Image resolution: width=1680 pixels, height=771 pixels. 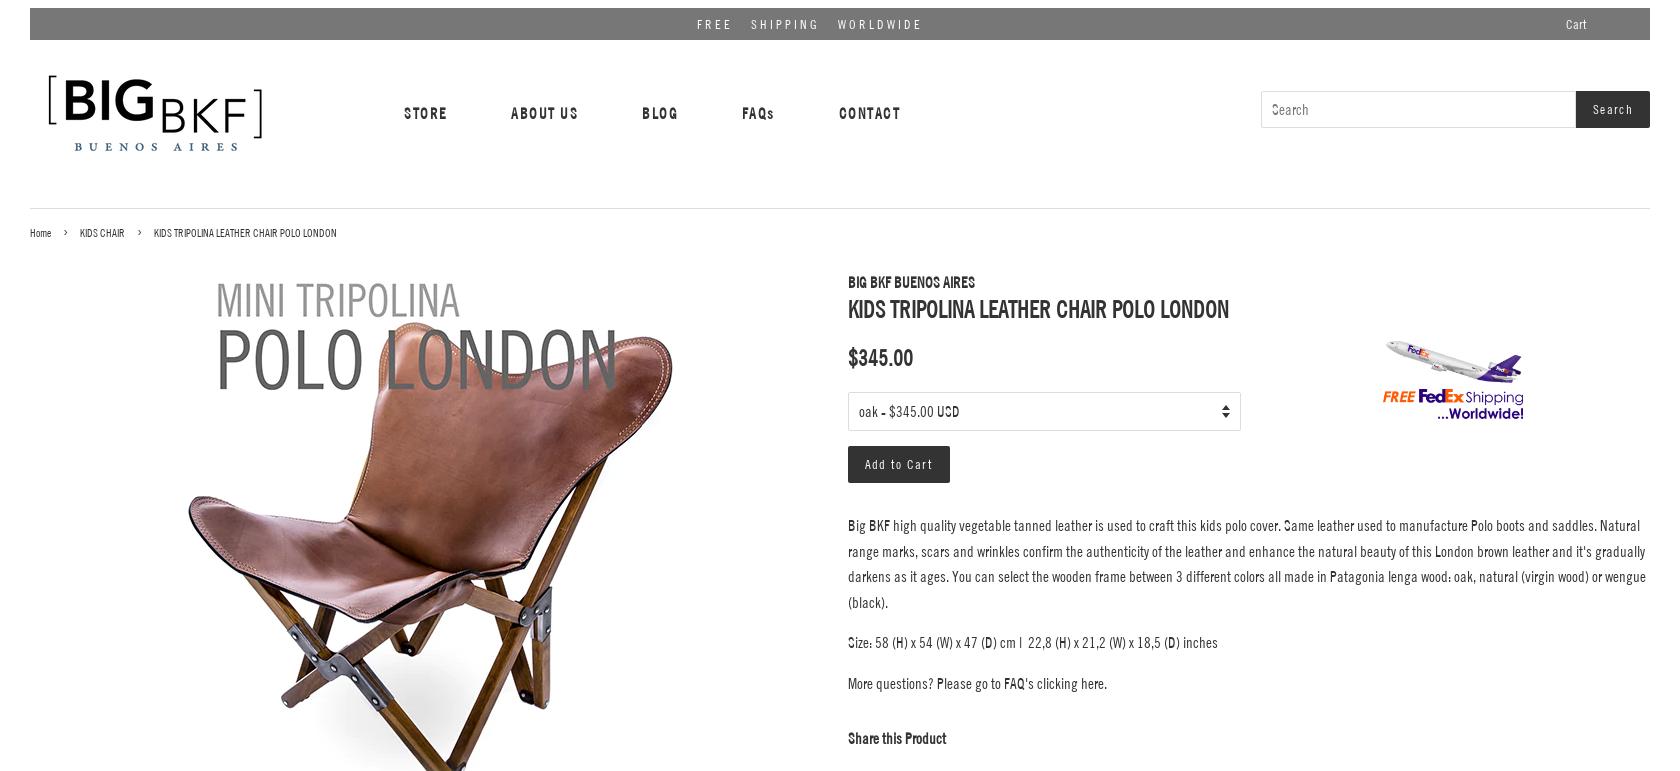 I want to click on 'Search', so click(x=1612, y=107).